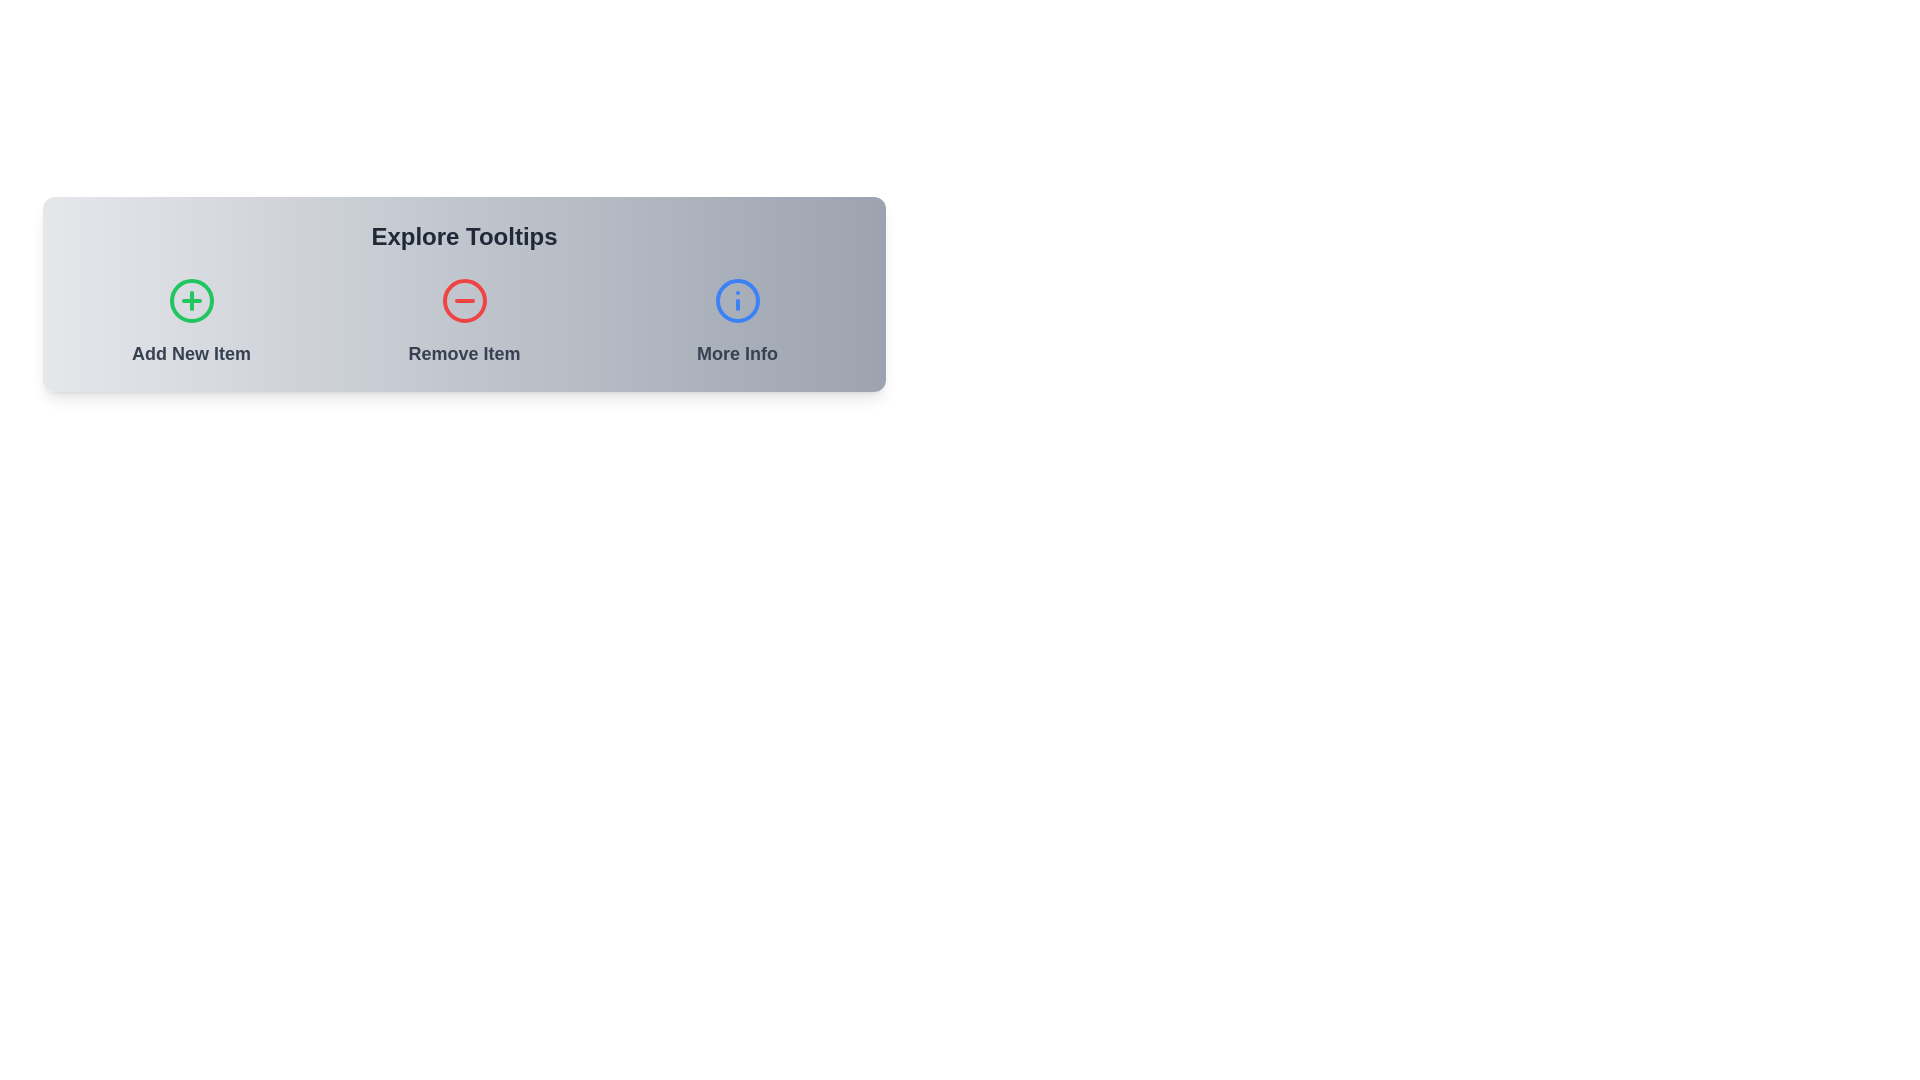  What do you see at coordinates (463, 321) in the screenshot?
I see `the 'Remove Item' button, which is a circular icon with a horizontal line above the text, located centrally between 'Add New Item' and 'More Info'` at bounding box center [463, 321].